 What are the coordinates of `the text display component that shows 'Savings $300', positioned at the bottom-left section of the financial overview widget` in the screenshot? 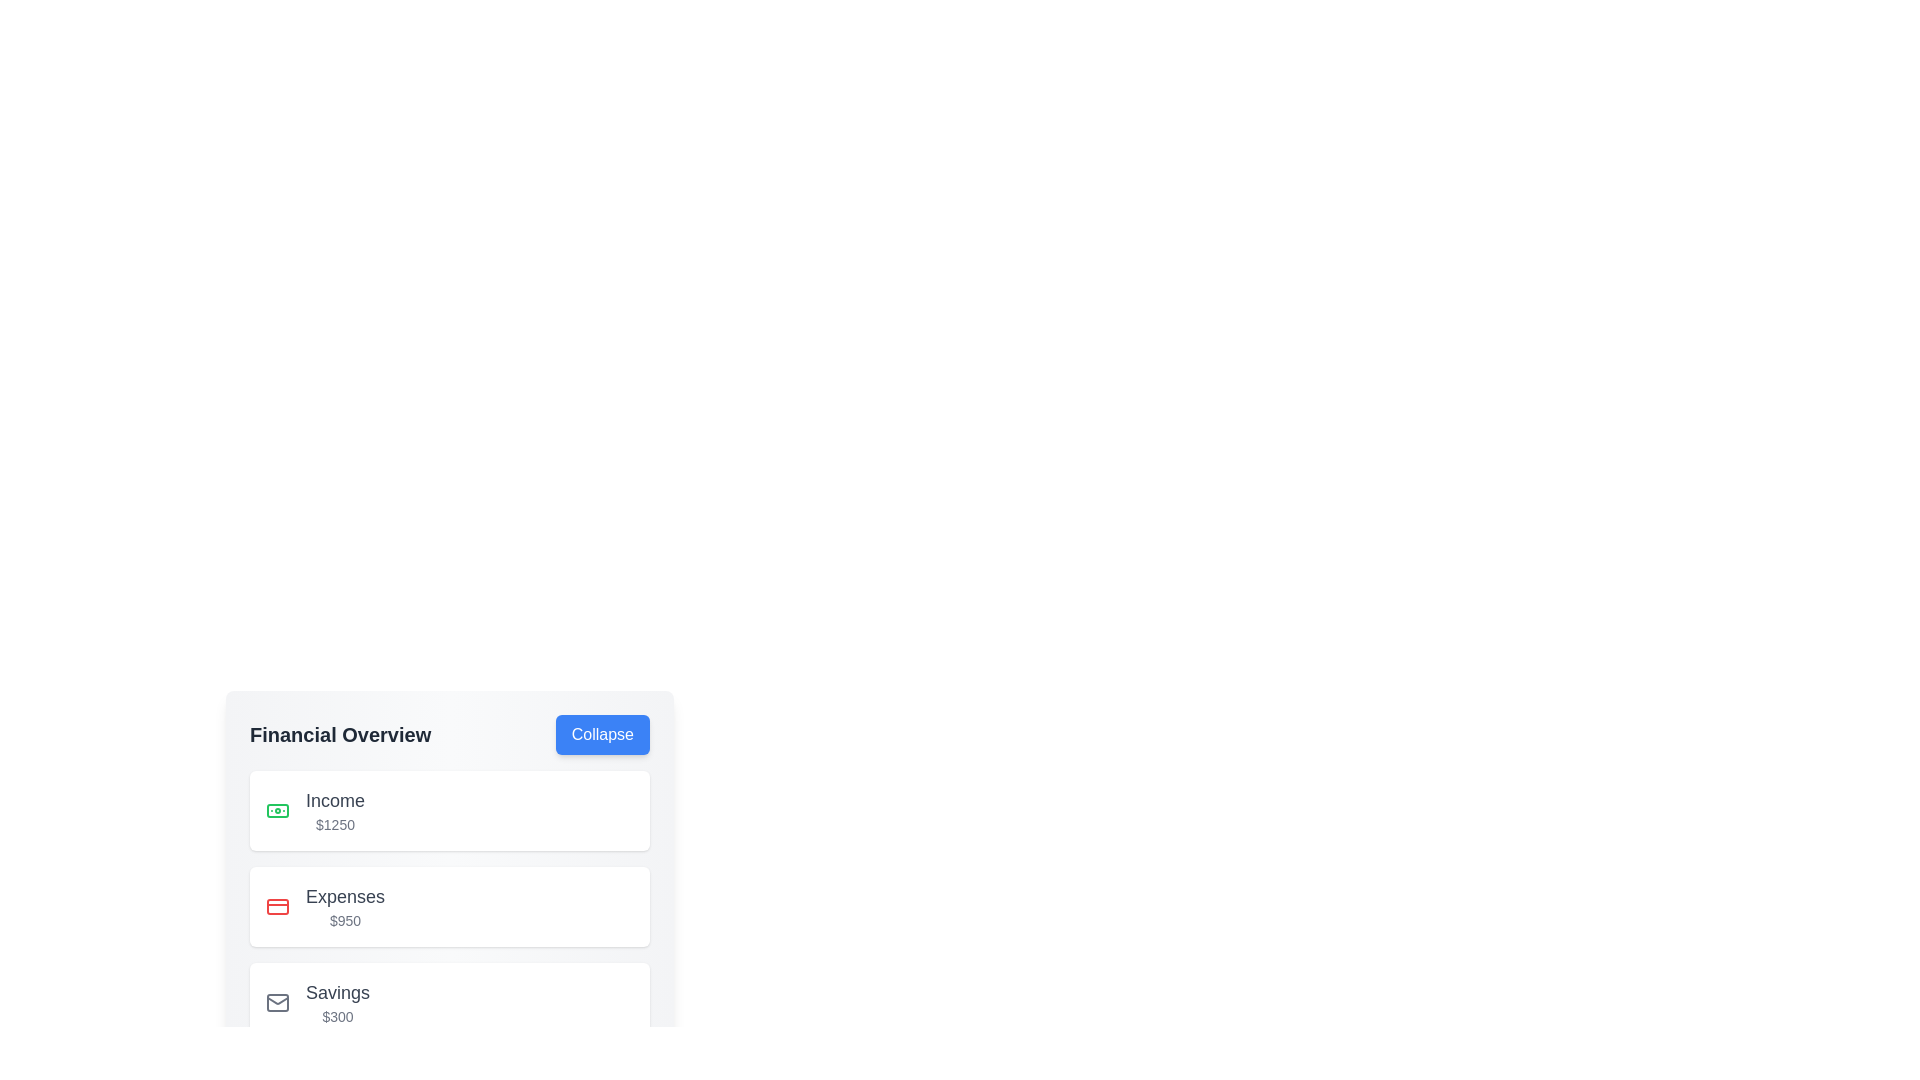 It's located at (338, 1002).